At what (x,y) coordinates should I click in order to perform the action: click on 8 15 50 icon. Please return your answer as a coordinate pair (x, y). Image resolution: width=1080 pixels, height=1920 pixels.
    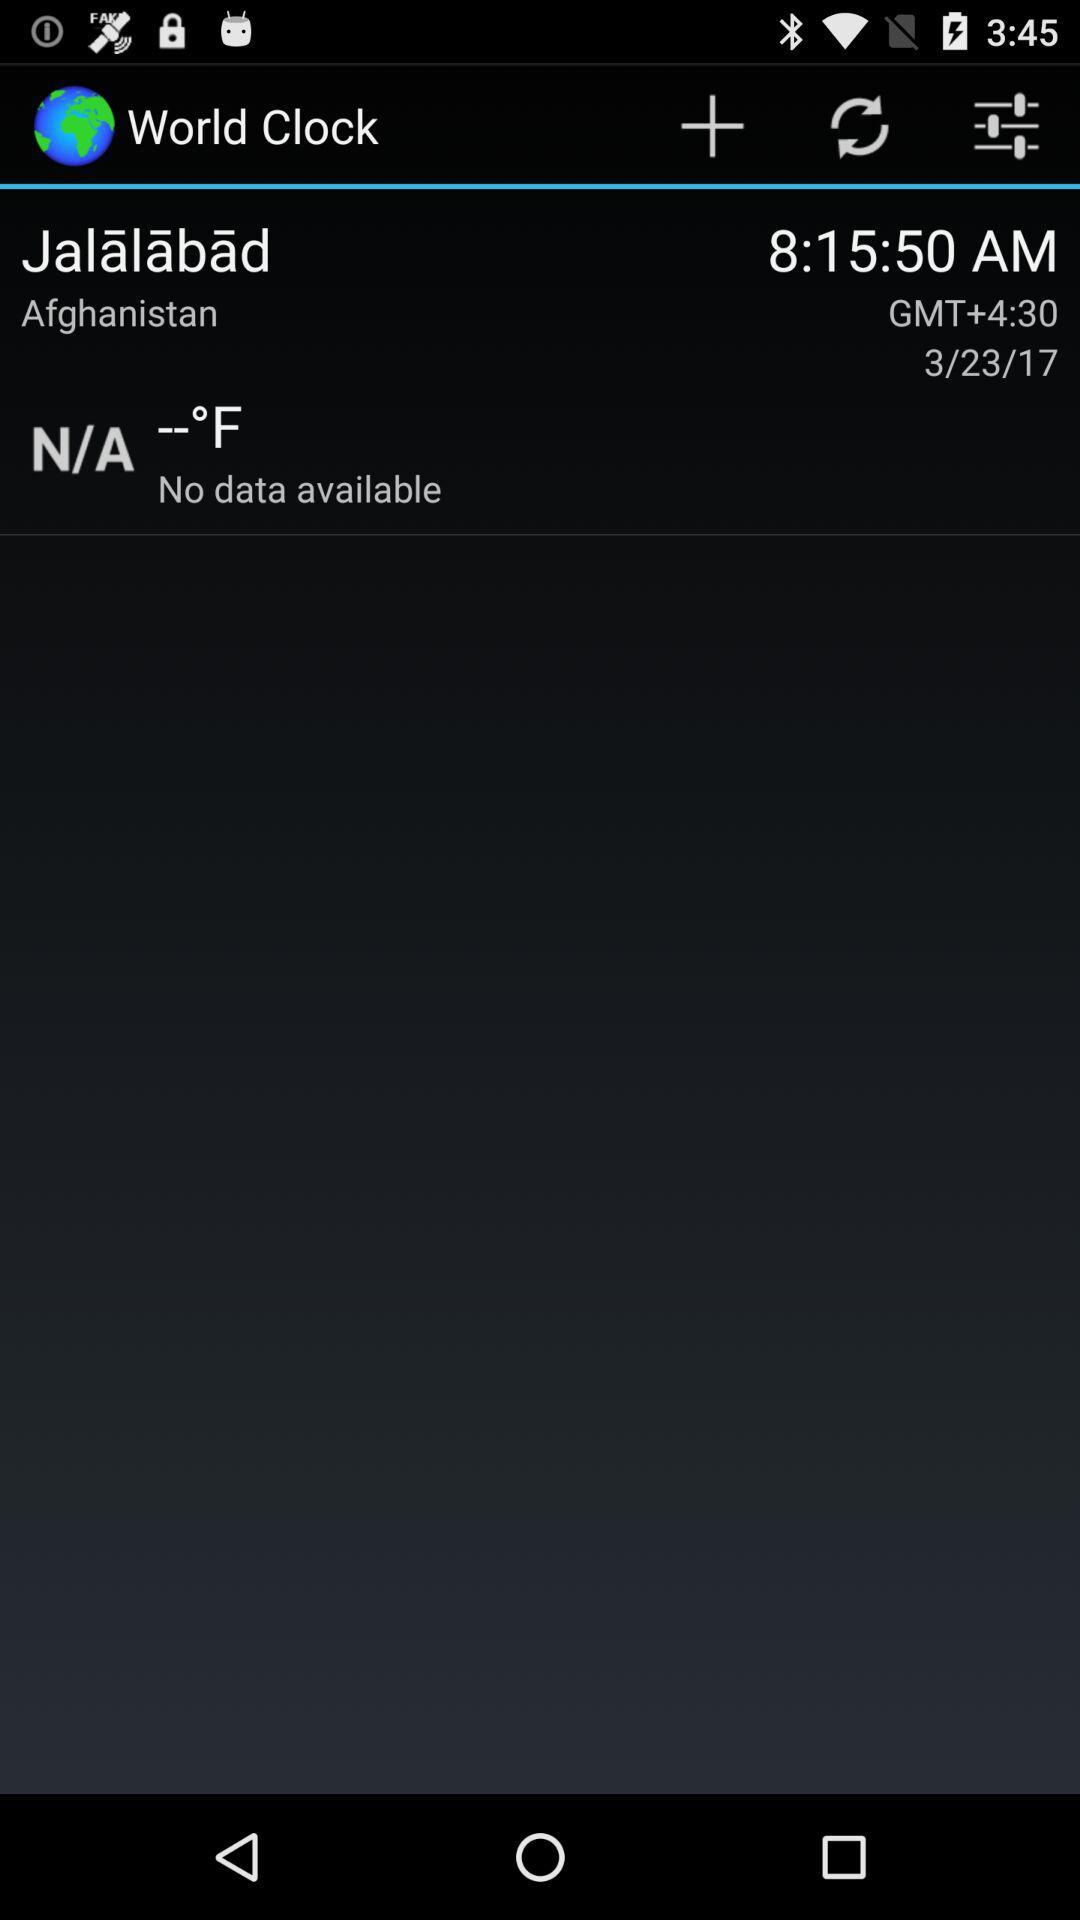
    Looking at the image, I should click on (913, 247).